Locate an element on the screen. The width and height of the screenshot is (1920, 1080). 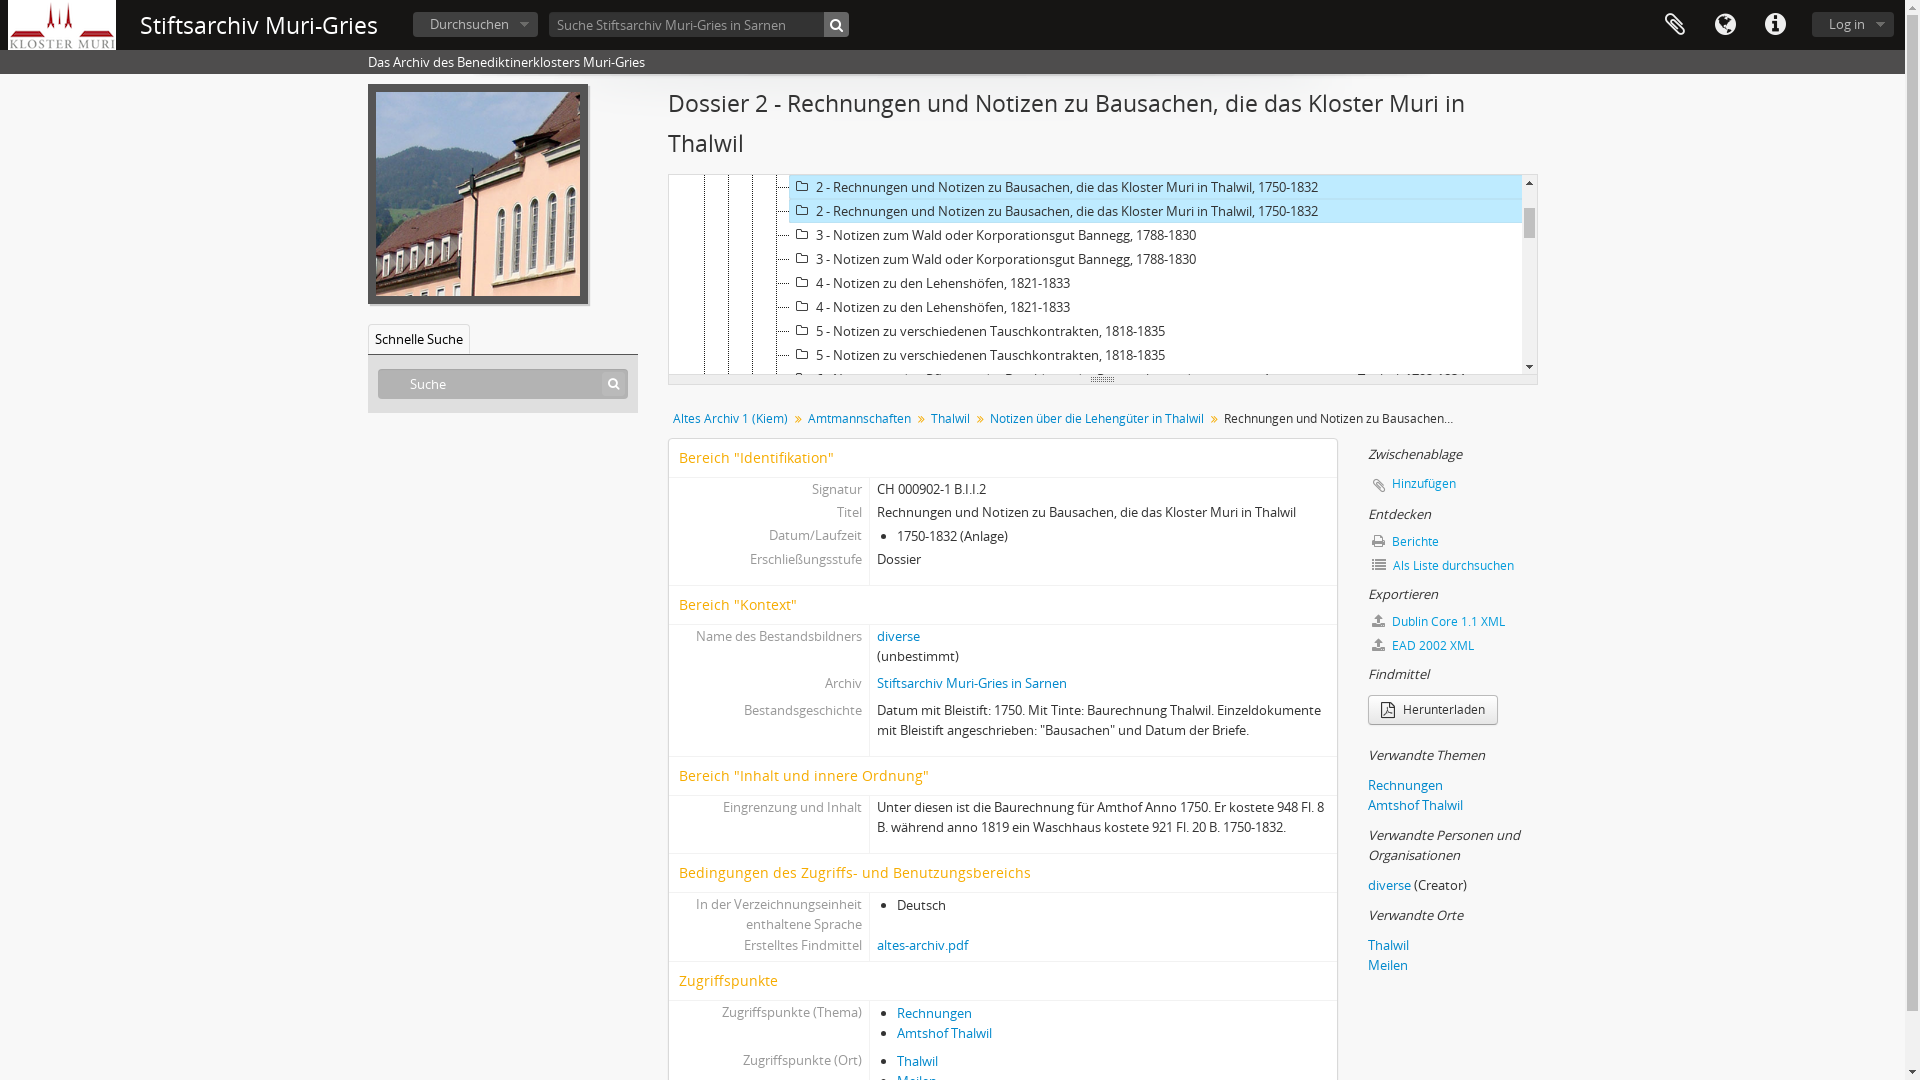
'Schnelle Suche' is located at coordinates (417, 338).